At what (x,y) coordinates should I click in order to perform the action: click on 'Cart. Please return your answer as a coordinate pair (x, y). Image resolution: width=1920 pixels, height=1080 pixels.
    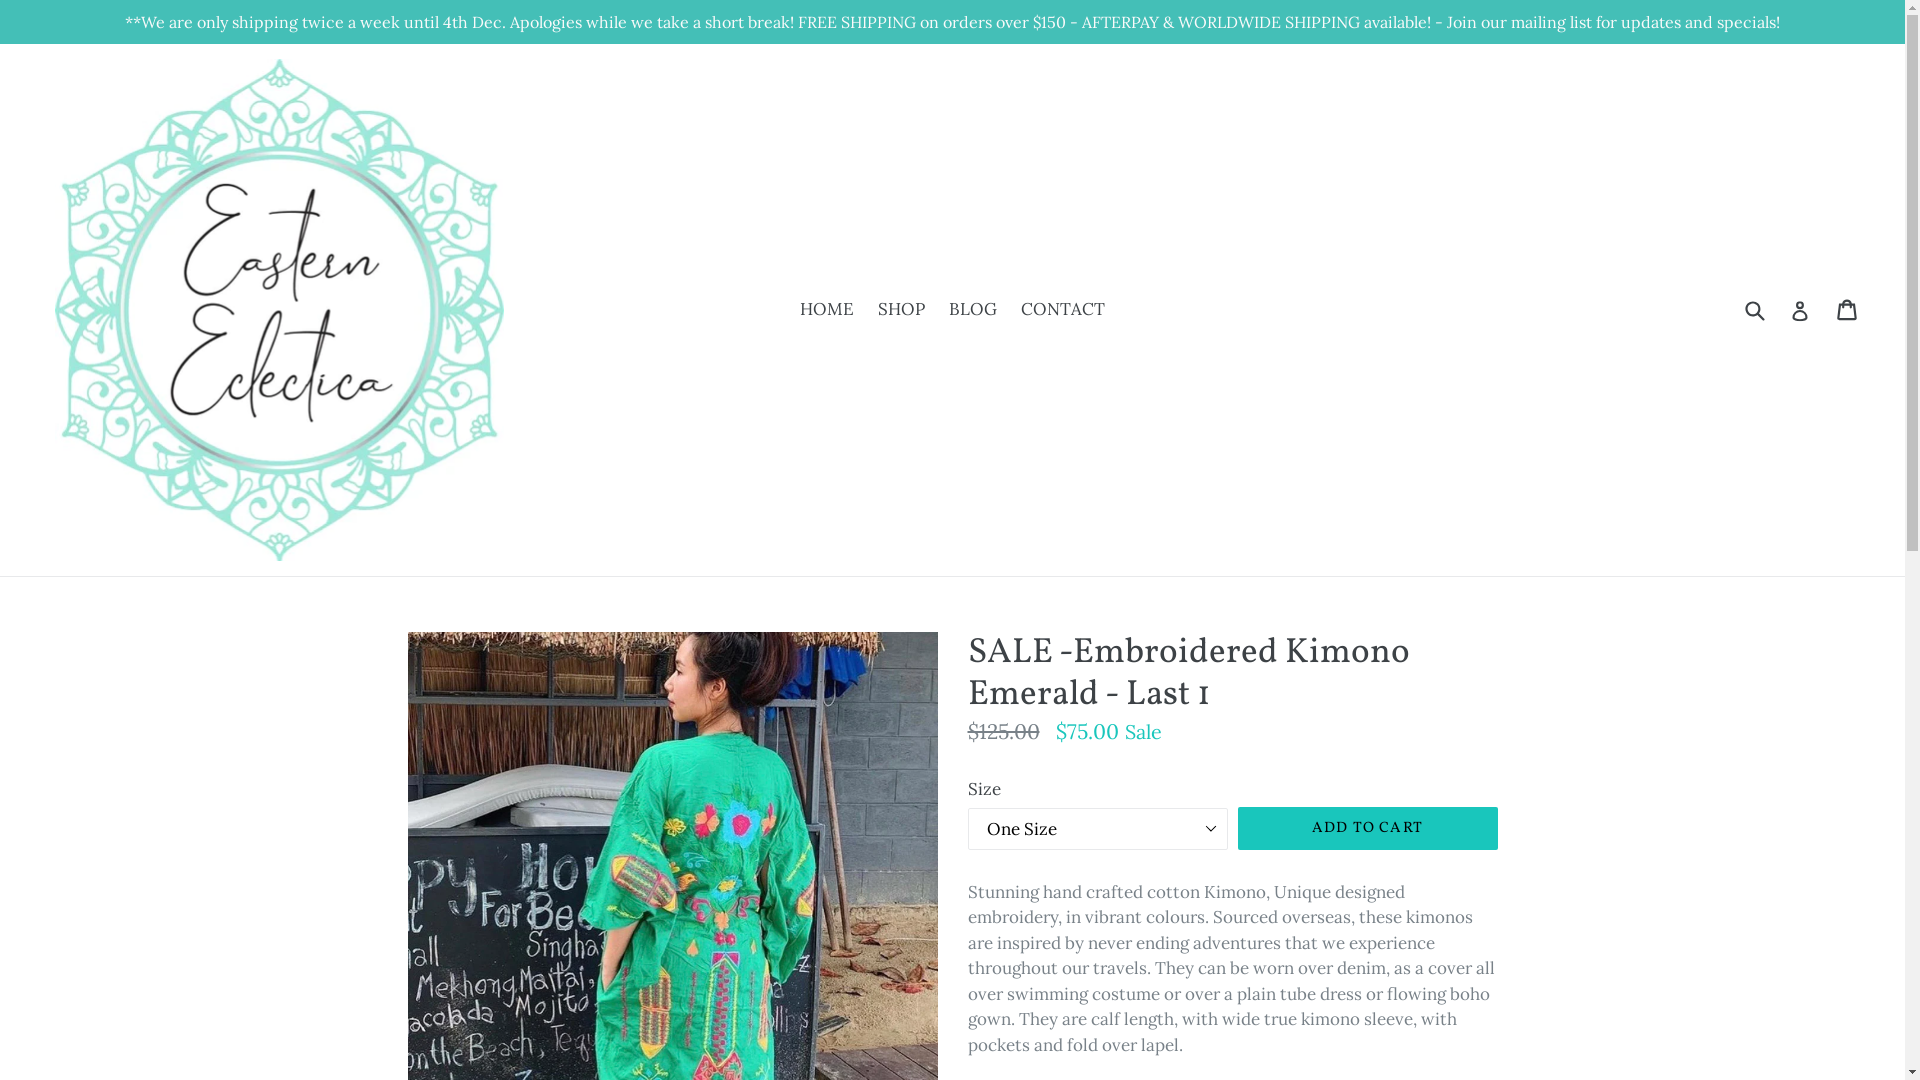
    Looking at the image, I should click on (1847, 309).